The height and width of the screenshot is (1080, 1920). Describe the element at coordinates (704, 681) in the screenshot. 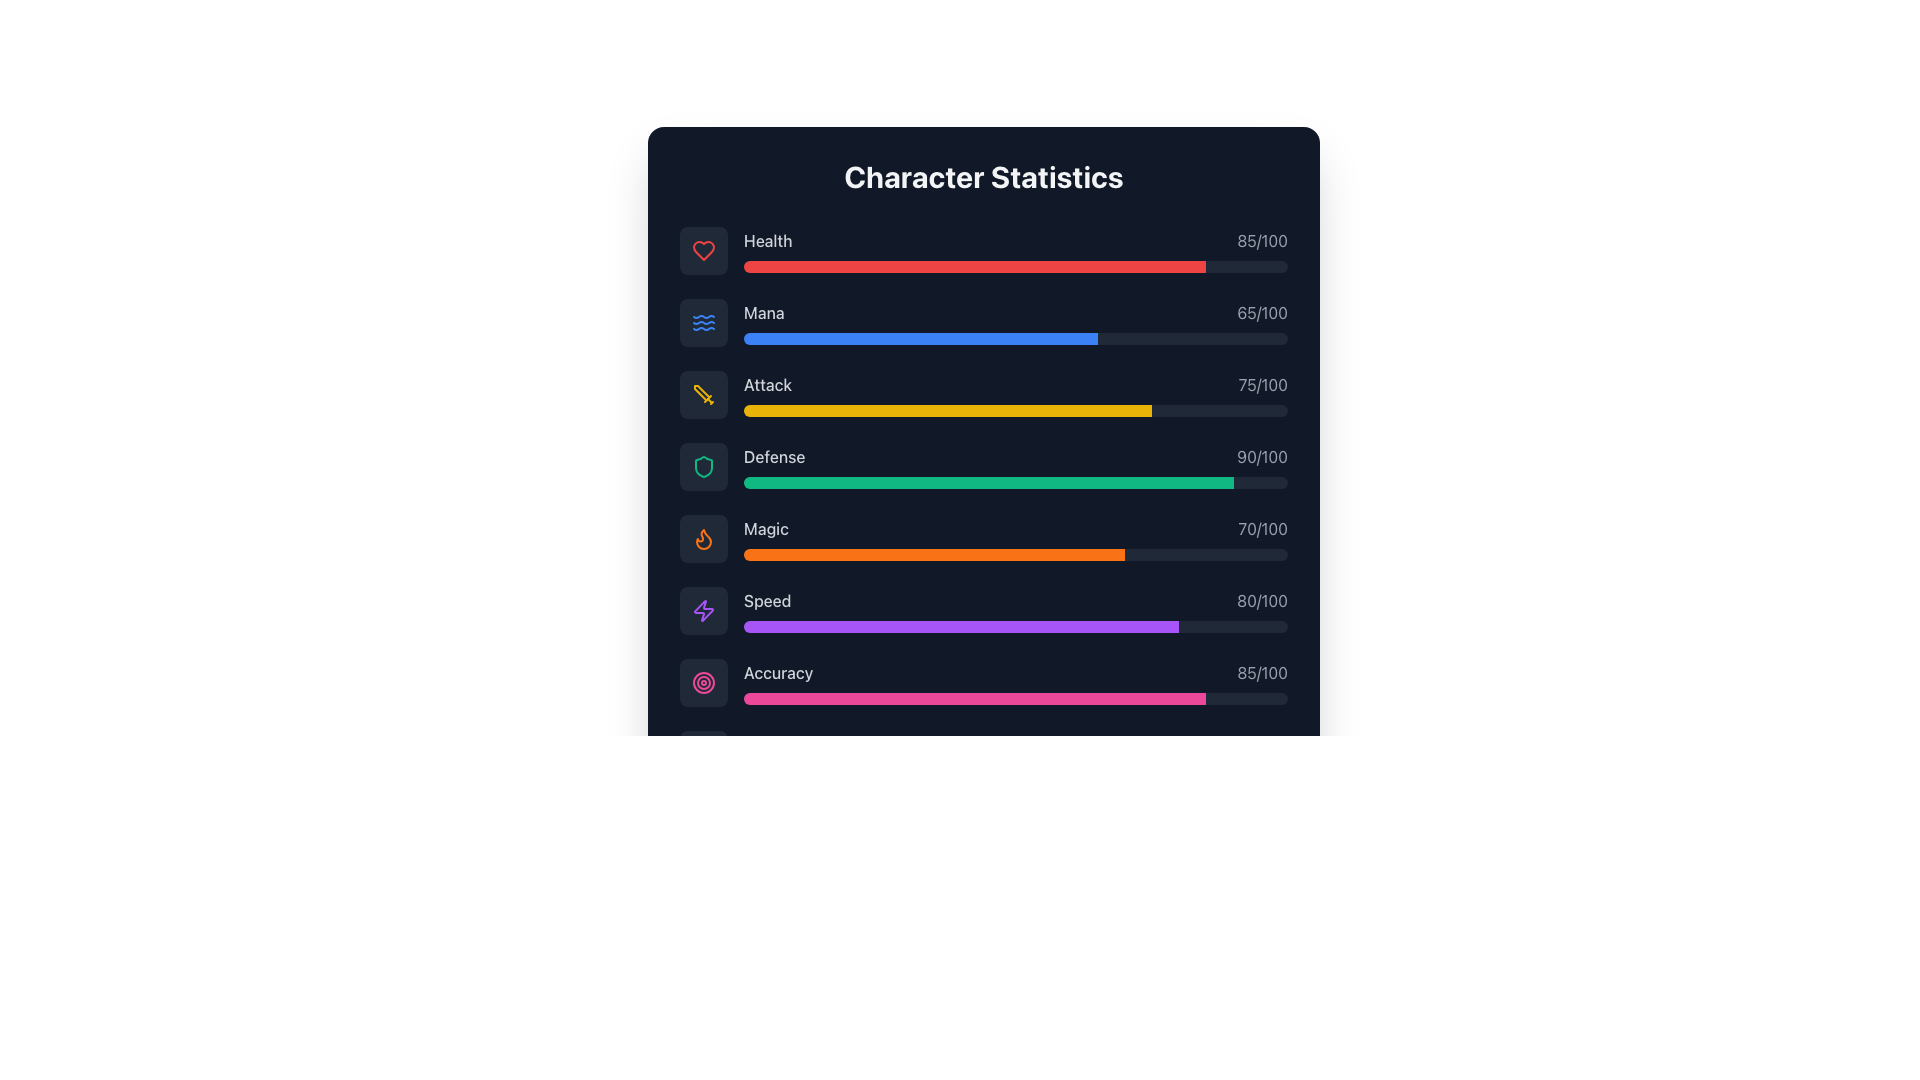

I see `the 'Accuracy' statistic icon located at the rightmost part of the character statistics row` at that location.